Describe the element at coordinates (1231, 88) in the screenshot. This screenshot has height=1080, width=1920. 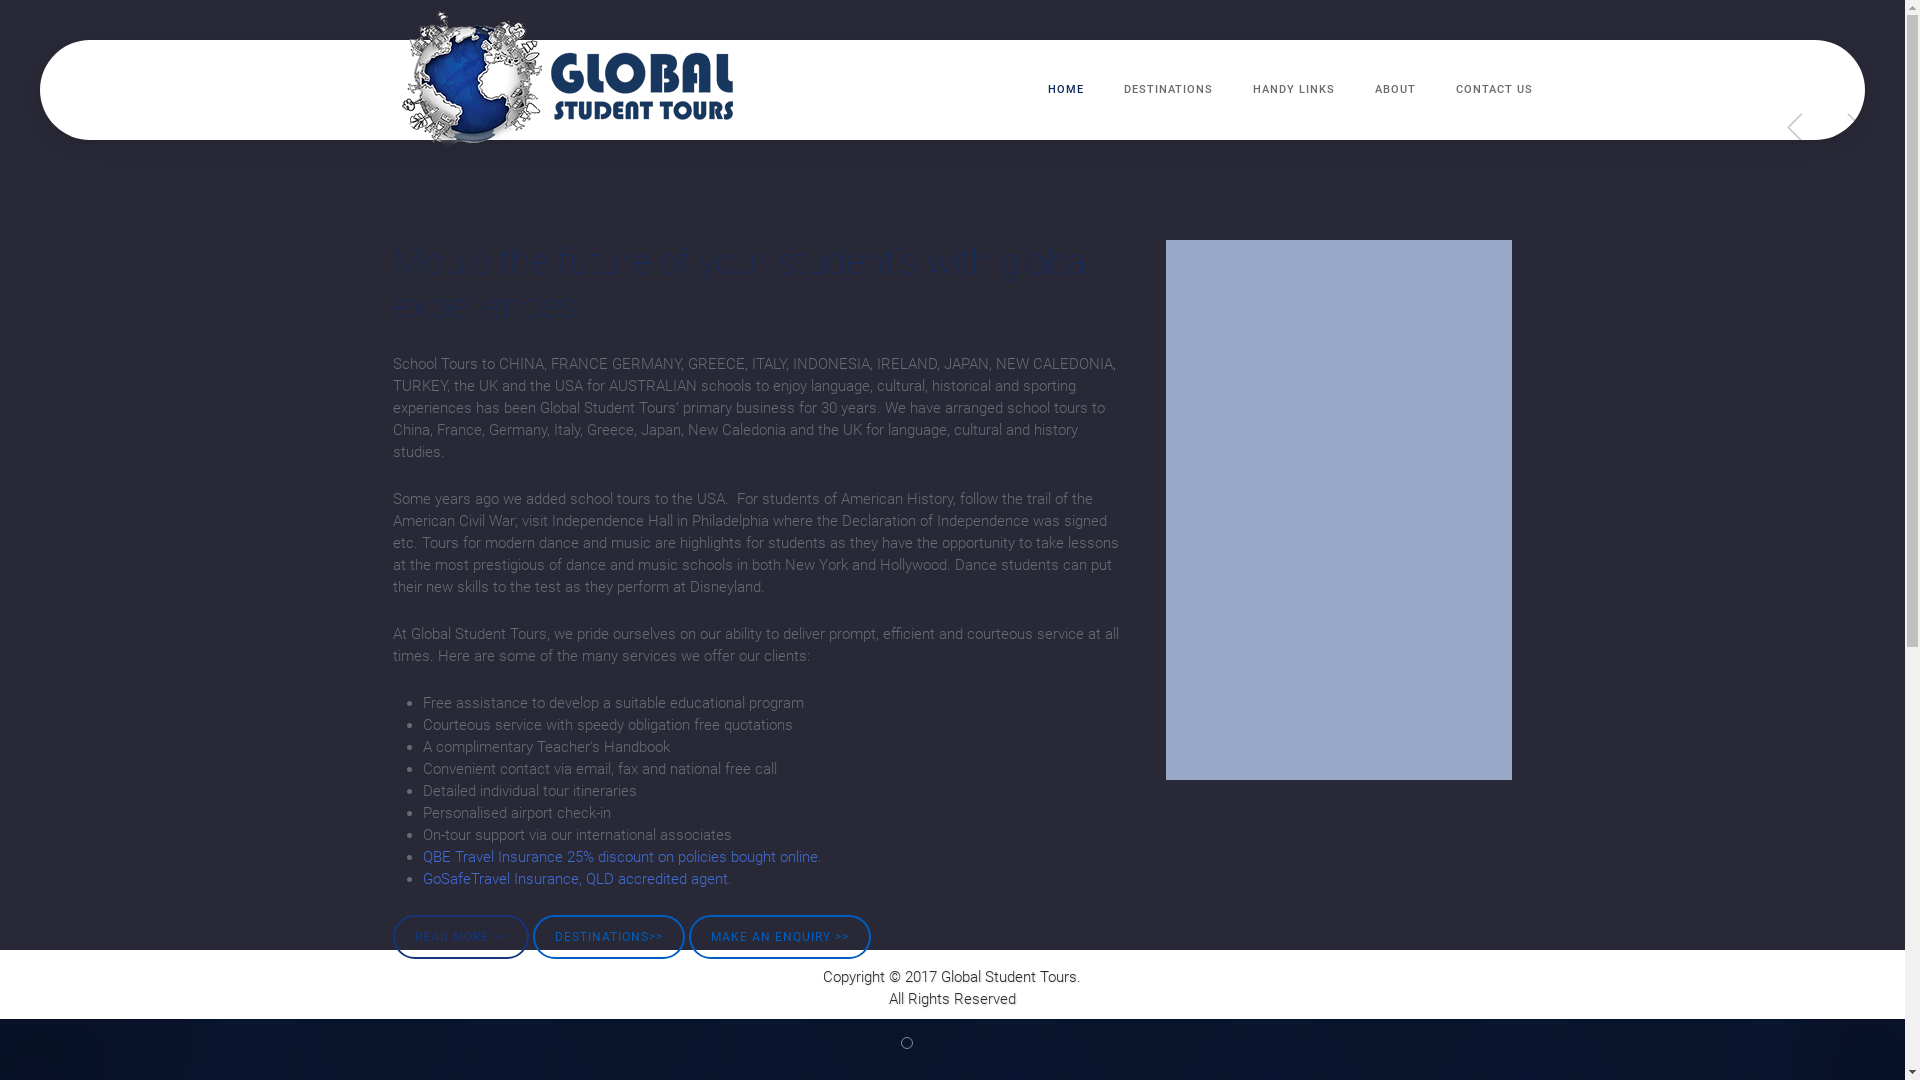
I see `'HANDY LINKS'` at that location.